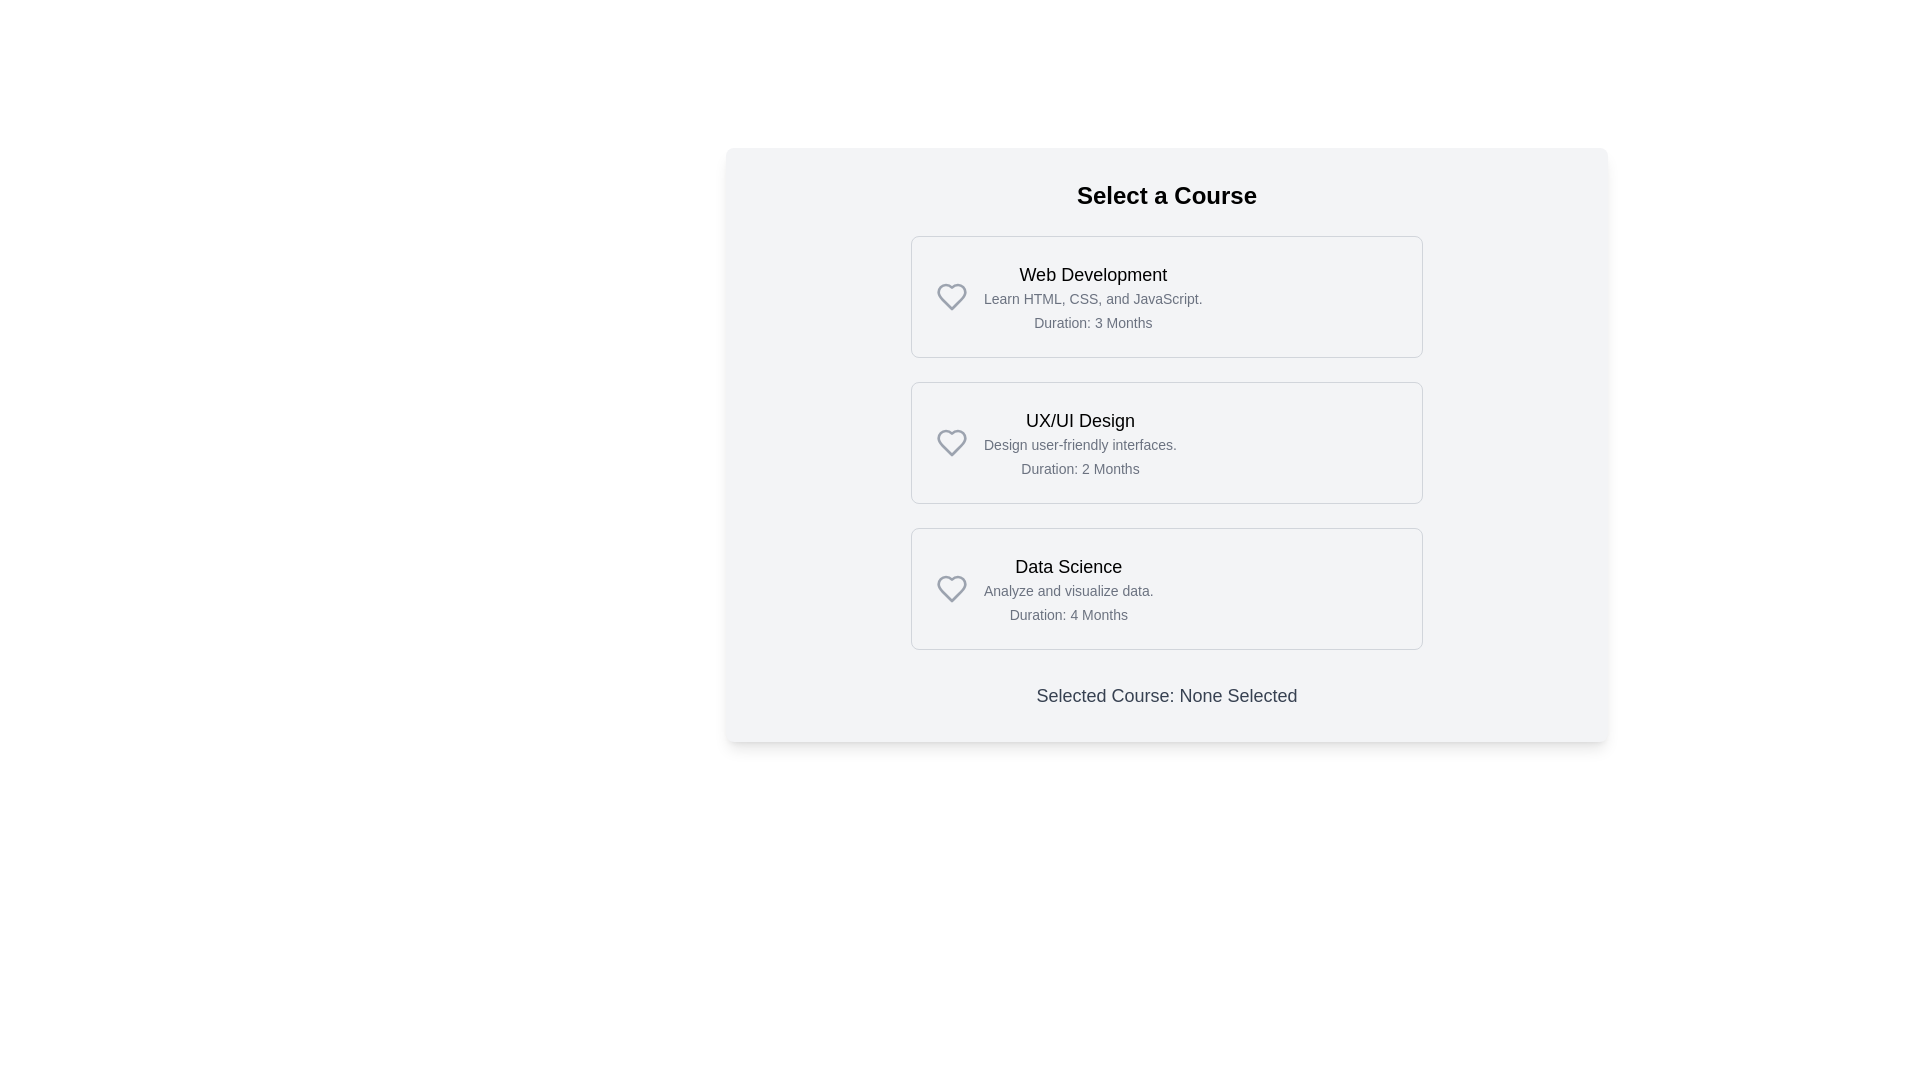 The image size is (1920, 1080). What do you see at coordinates (950, 442) in the screenshot?
I see `the heart icon representing the popularity or bookmarking for the 'UX/UI Design' course, which is located to the left of the course text block` at bounding box center [950, 442].